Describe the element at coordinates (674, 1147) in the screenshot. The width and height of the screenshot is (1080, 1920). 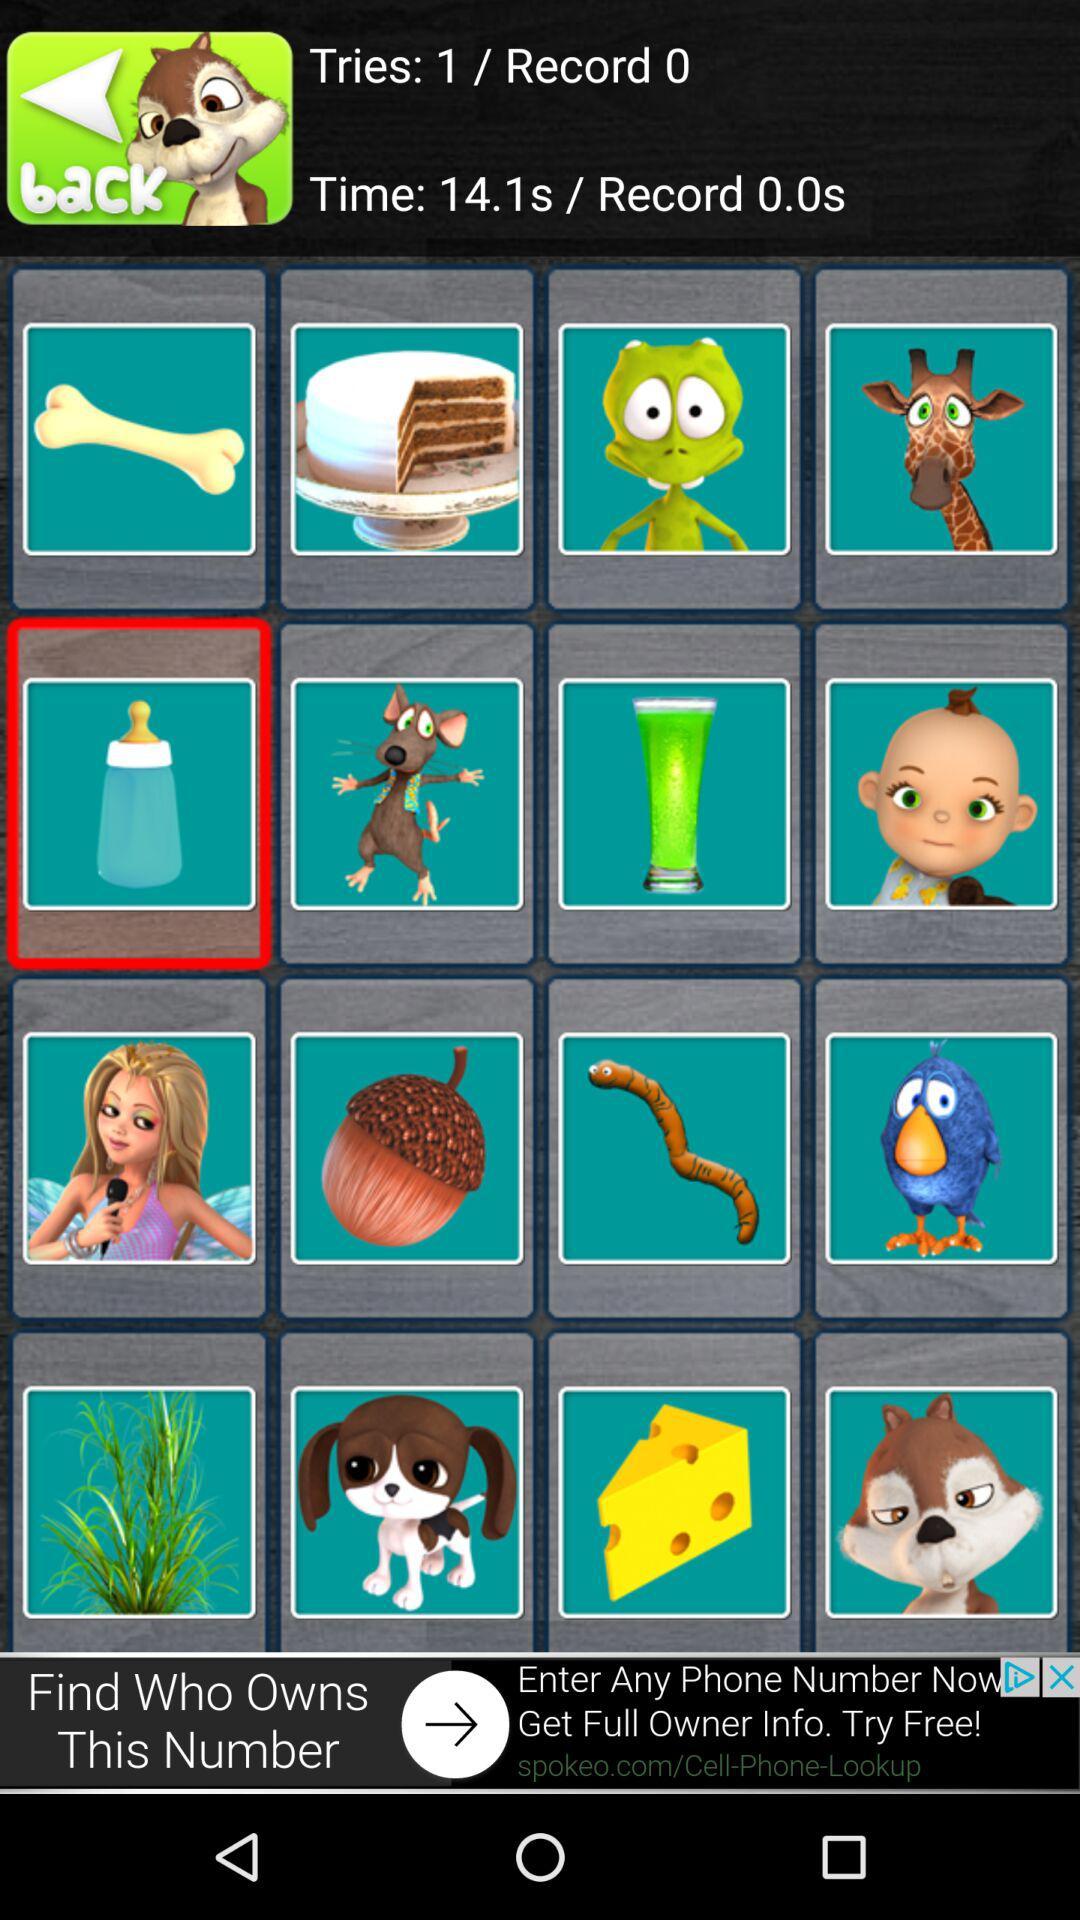
I see `the worm image` at that location.